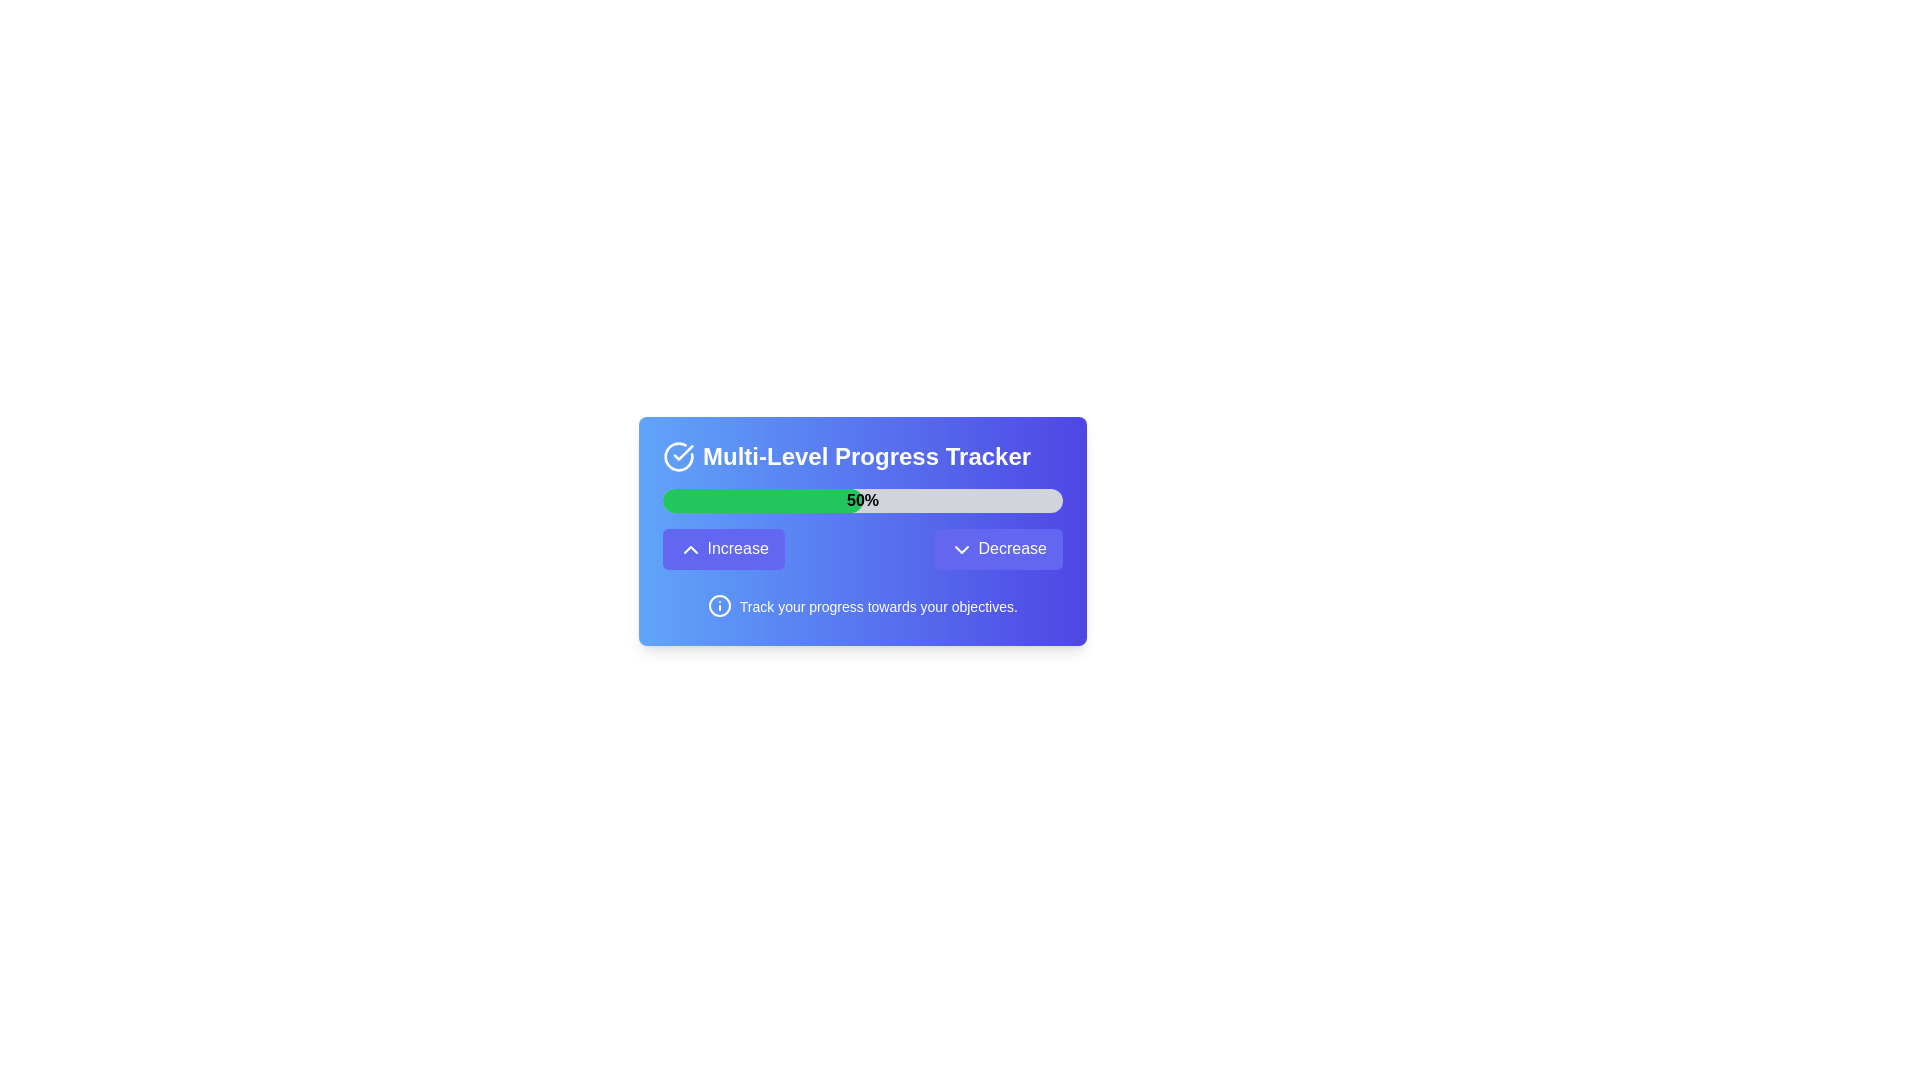 Image resolution: width=1920 pixels, height=1080 pixels. Describe the element at coordinates (720, 604) in the screenshot. I see `the circular icon located to the left of the text 'Track your progress towards your objectives.' which is situated below the 'Increase' and 'Decrease' buttons` at that location.